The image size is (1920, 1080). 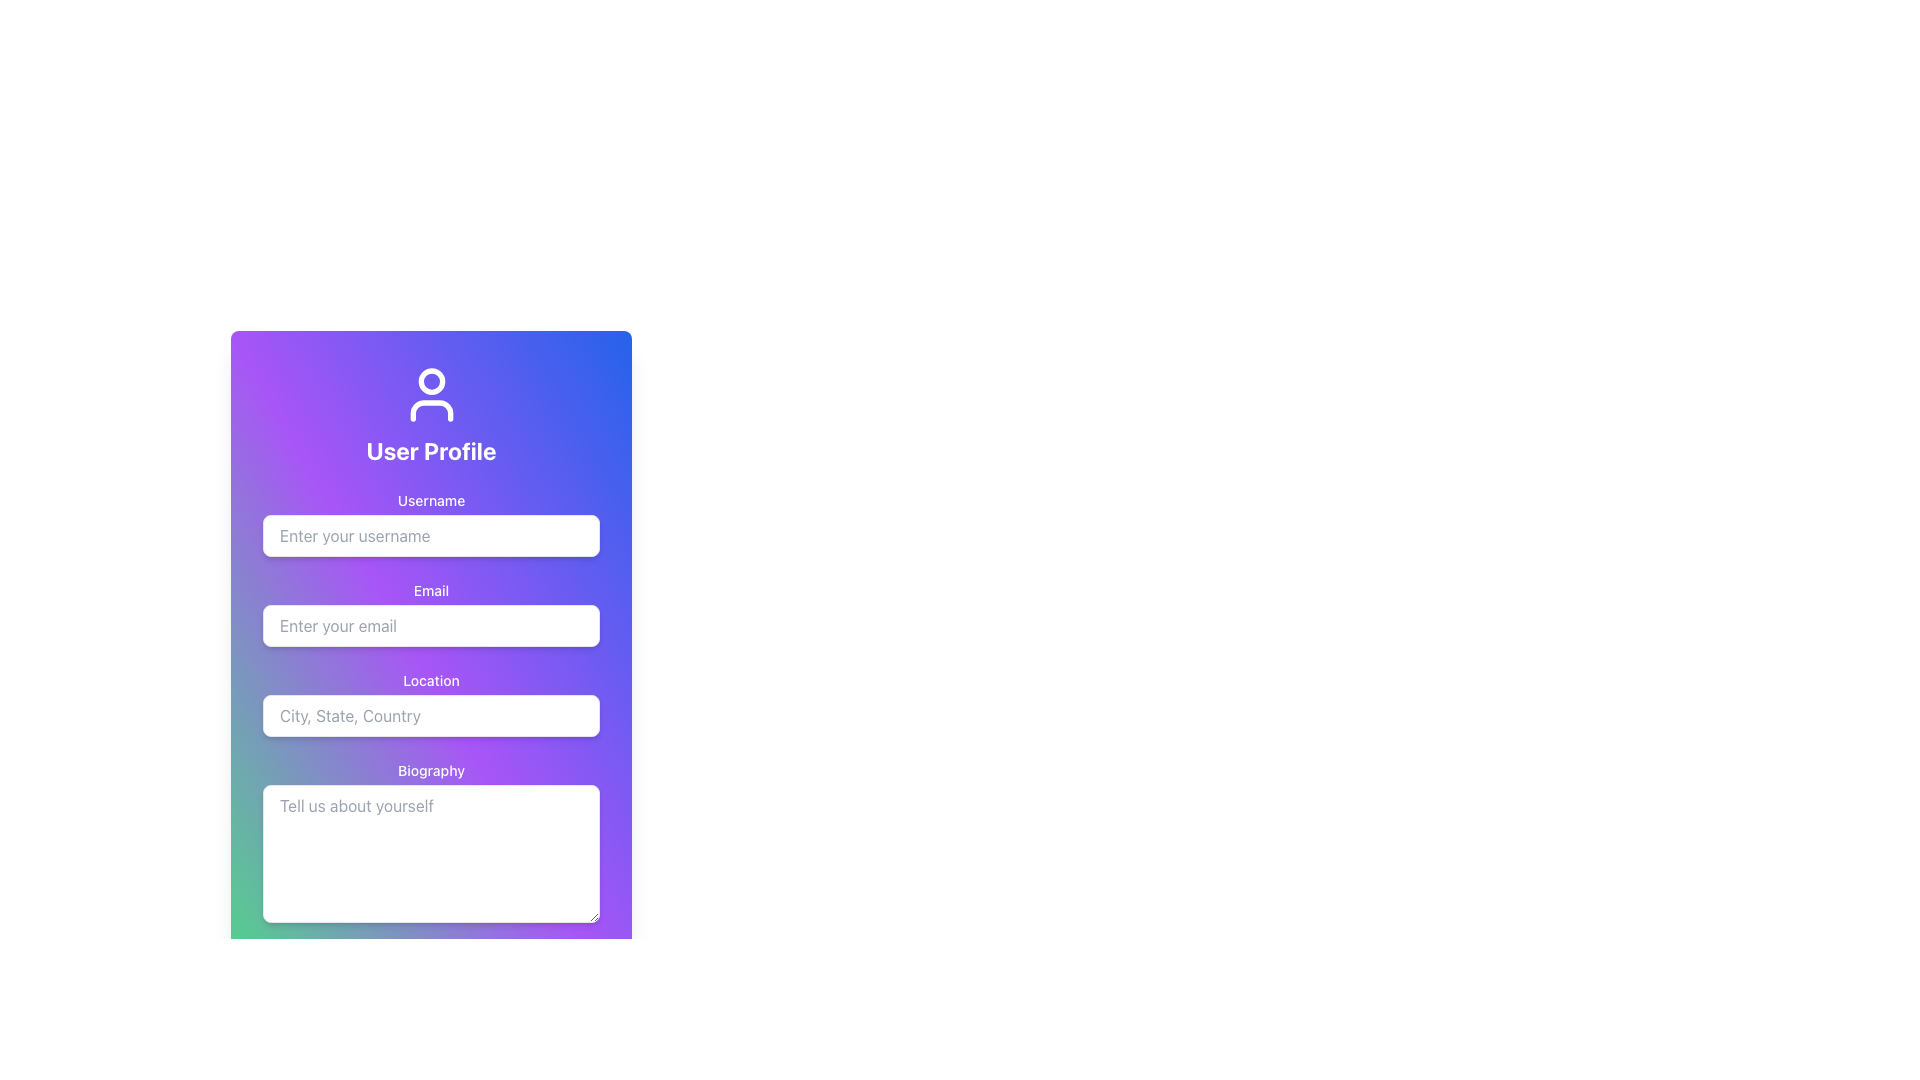 I want to click on the 'User Profile' header label, which is located below the user avatar icon and serves as the title for the User Profile form section, so click(x=430, y=451).